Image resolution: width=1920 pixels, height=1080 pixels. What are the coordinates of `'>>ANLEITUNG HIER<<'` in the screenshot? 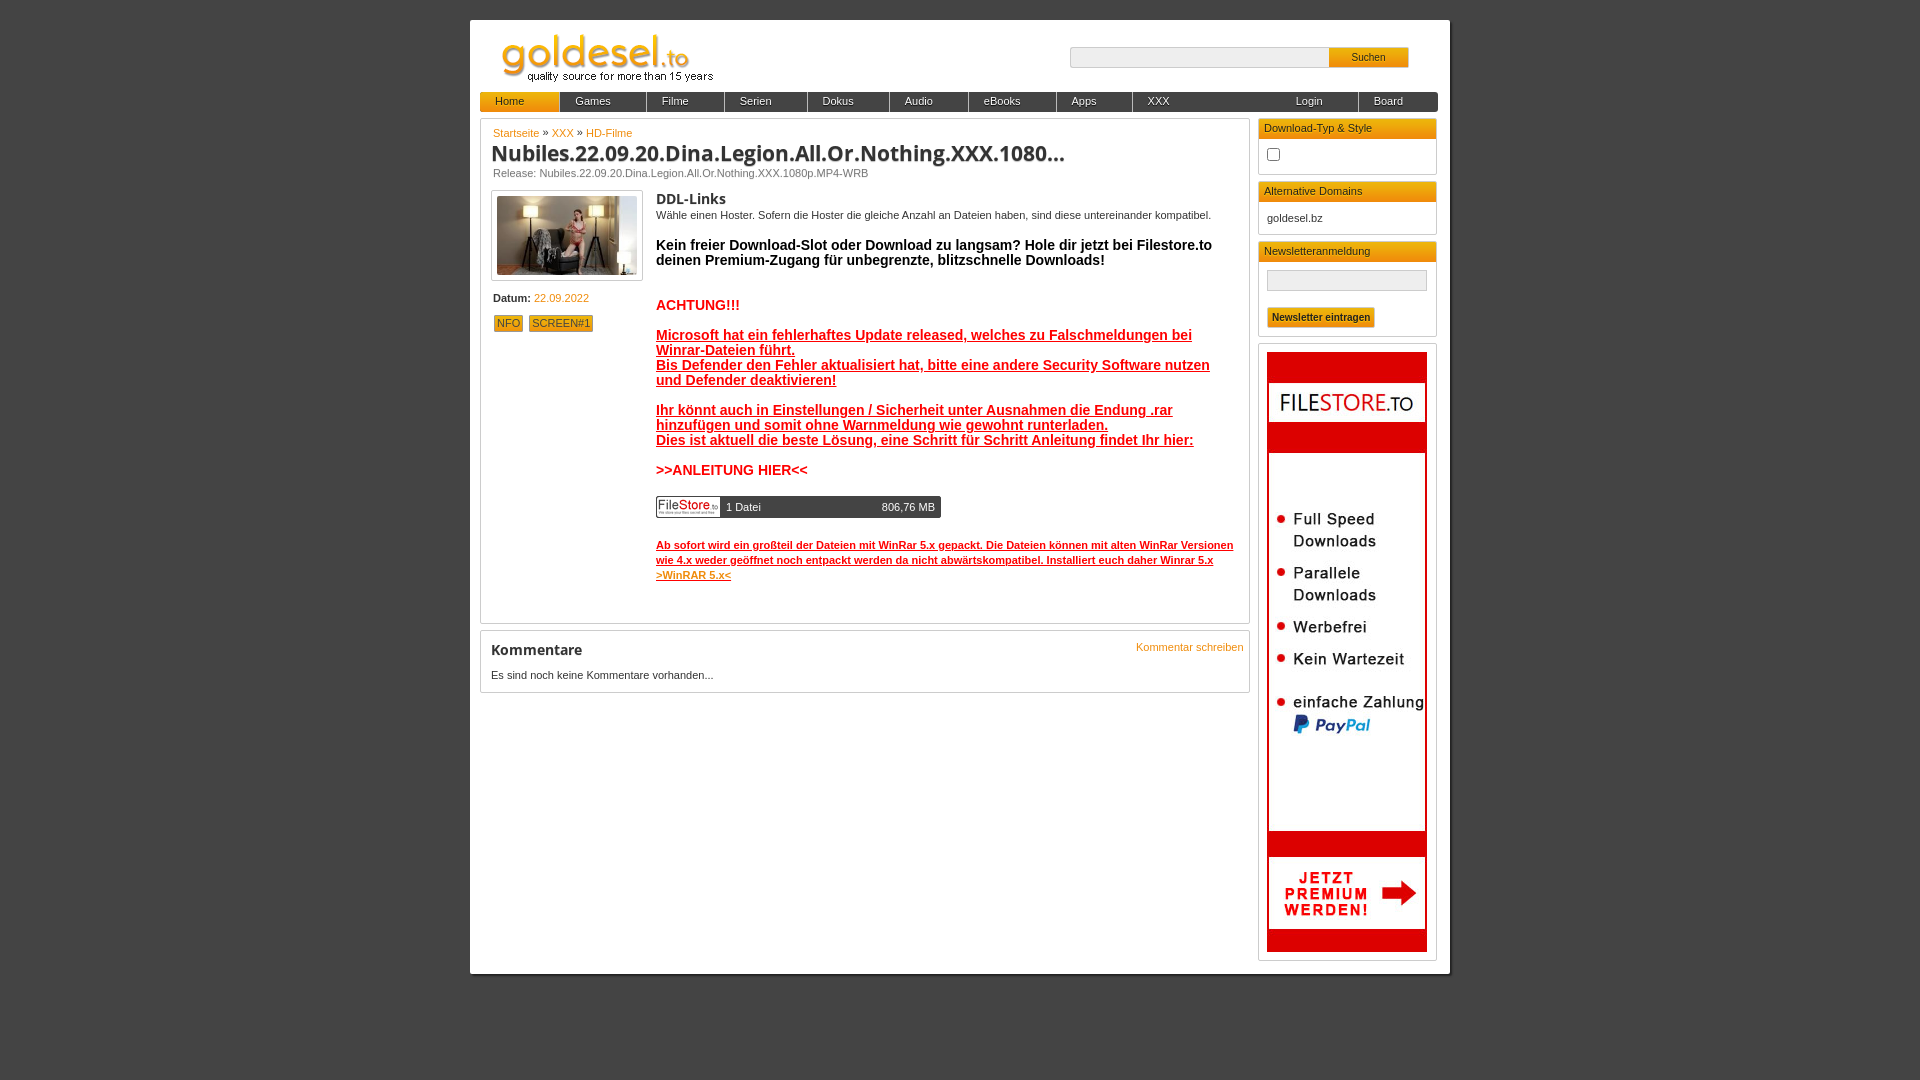 It's located at (730, 470).